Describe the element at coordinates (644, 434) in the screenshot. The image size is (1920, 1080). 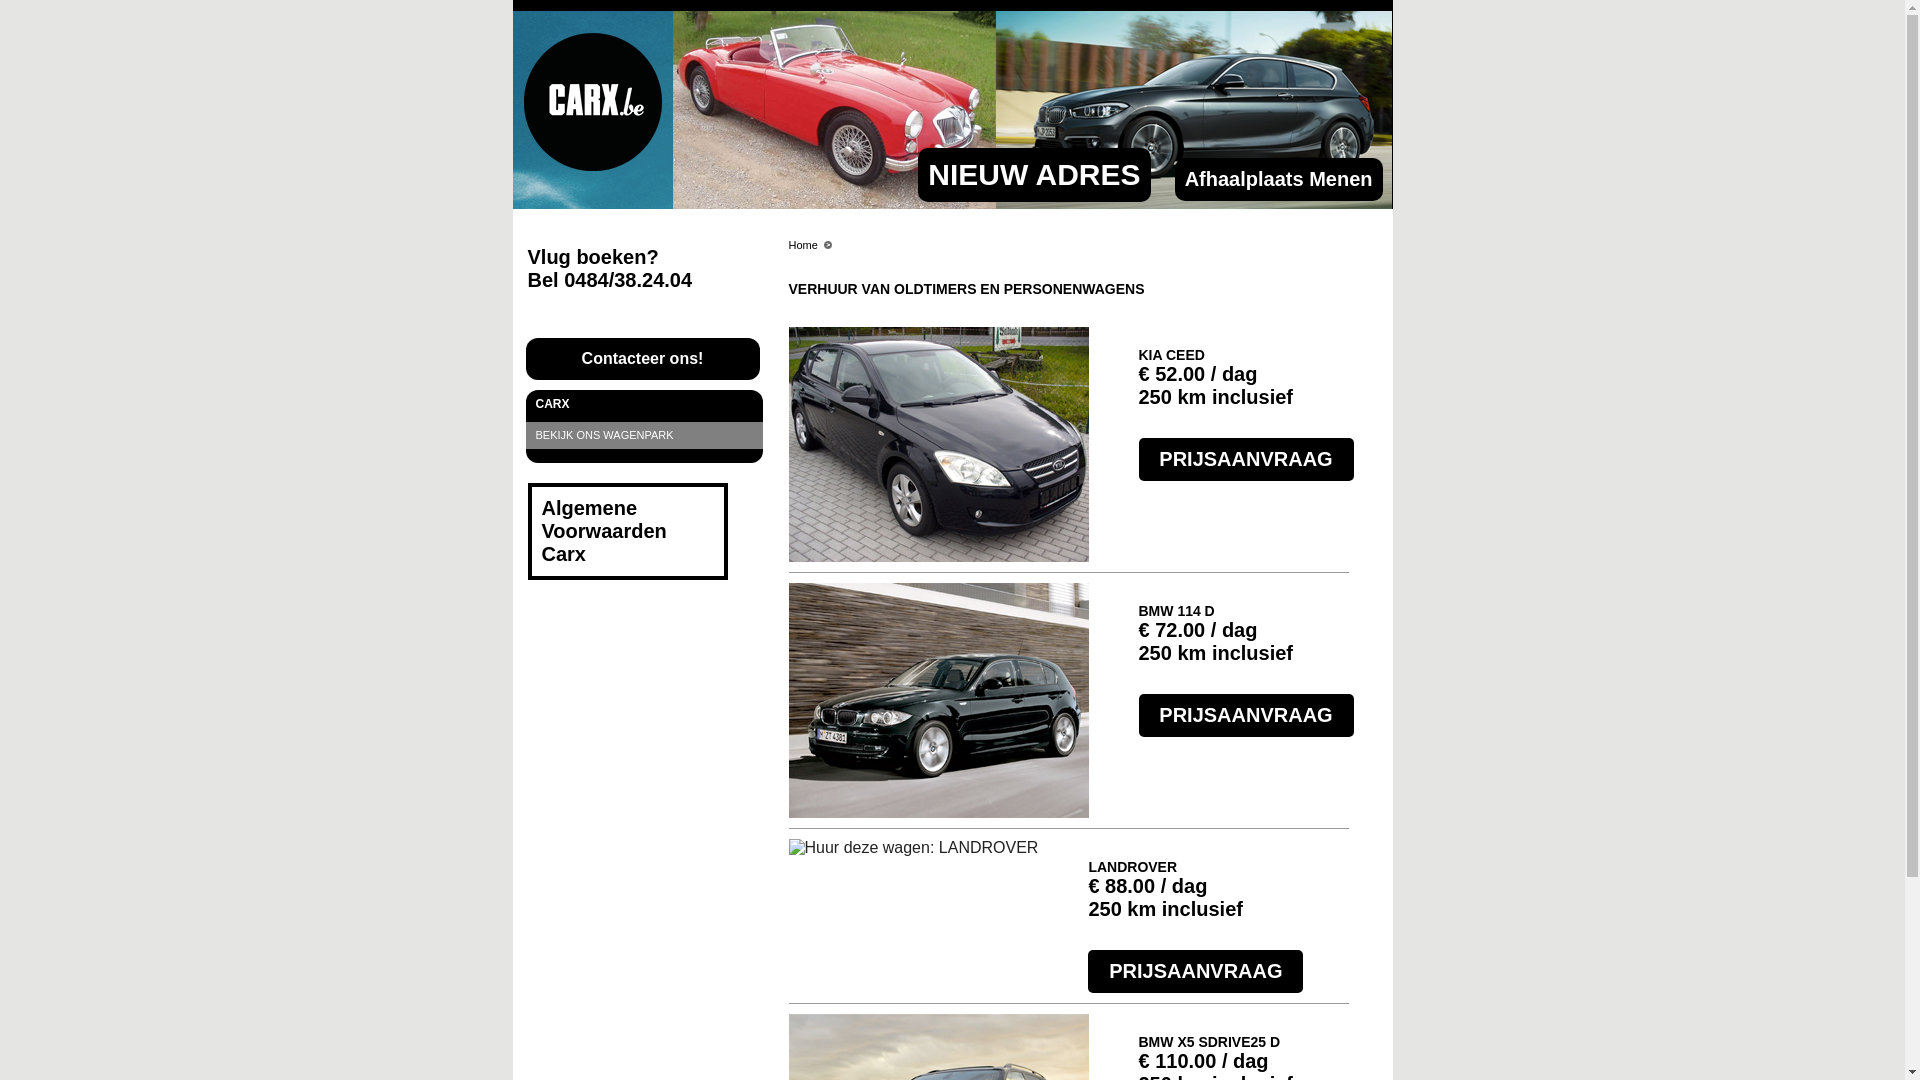
I see `'BEKIJK ONS WAGENPARK'` at that location.